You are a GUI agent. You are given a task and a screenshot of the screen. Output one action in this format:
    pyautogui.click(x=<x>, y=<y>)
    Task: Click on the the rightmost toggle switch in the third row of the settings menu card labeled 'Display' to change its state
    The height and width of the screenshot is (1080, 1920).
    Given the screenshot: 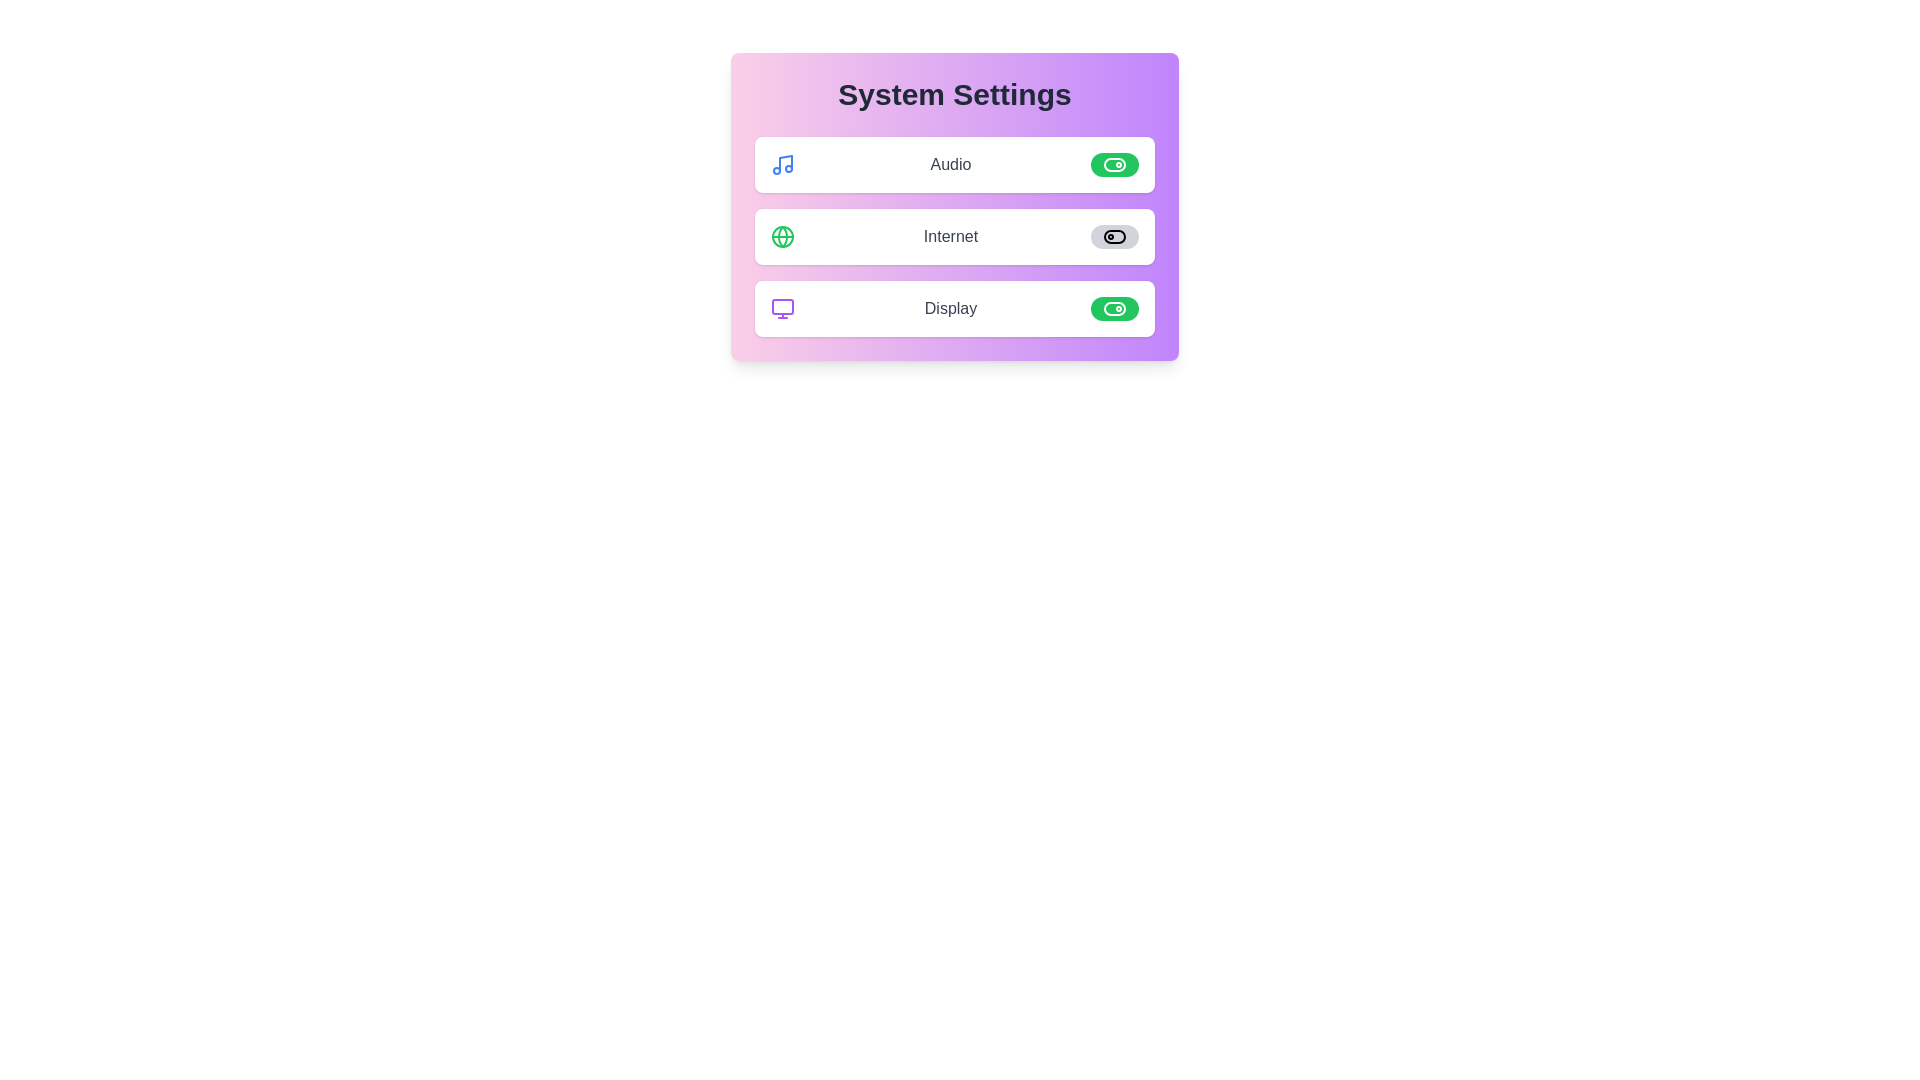 What is the action you would take?
    pyautogui.click(x=1113, y=308)
    